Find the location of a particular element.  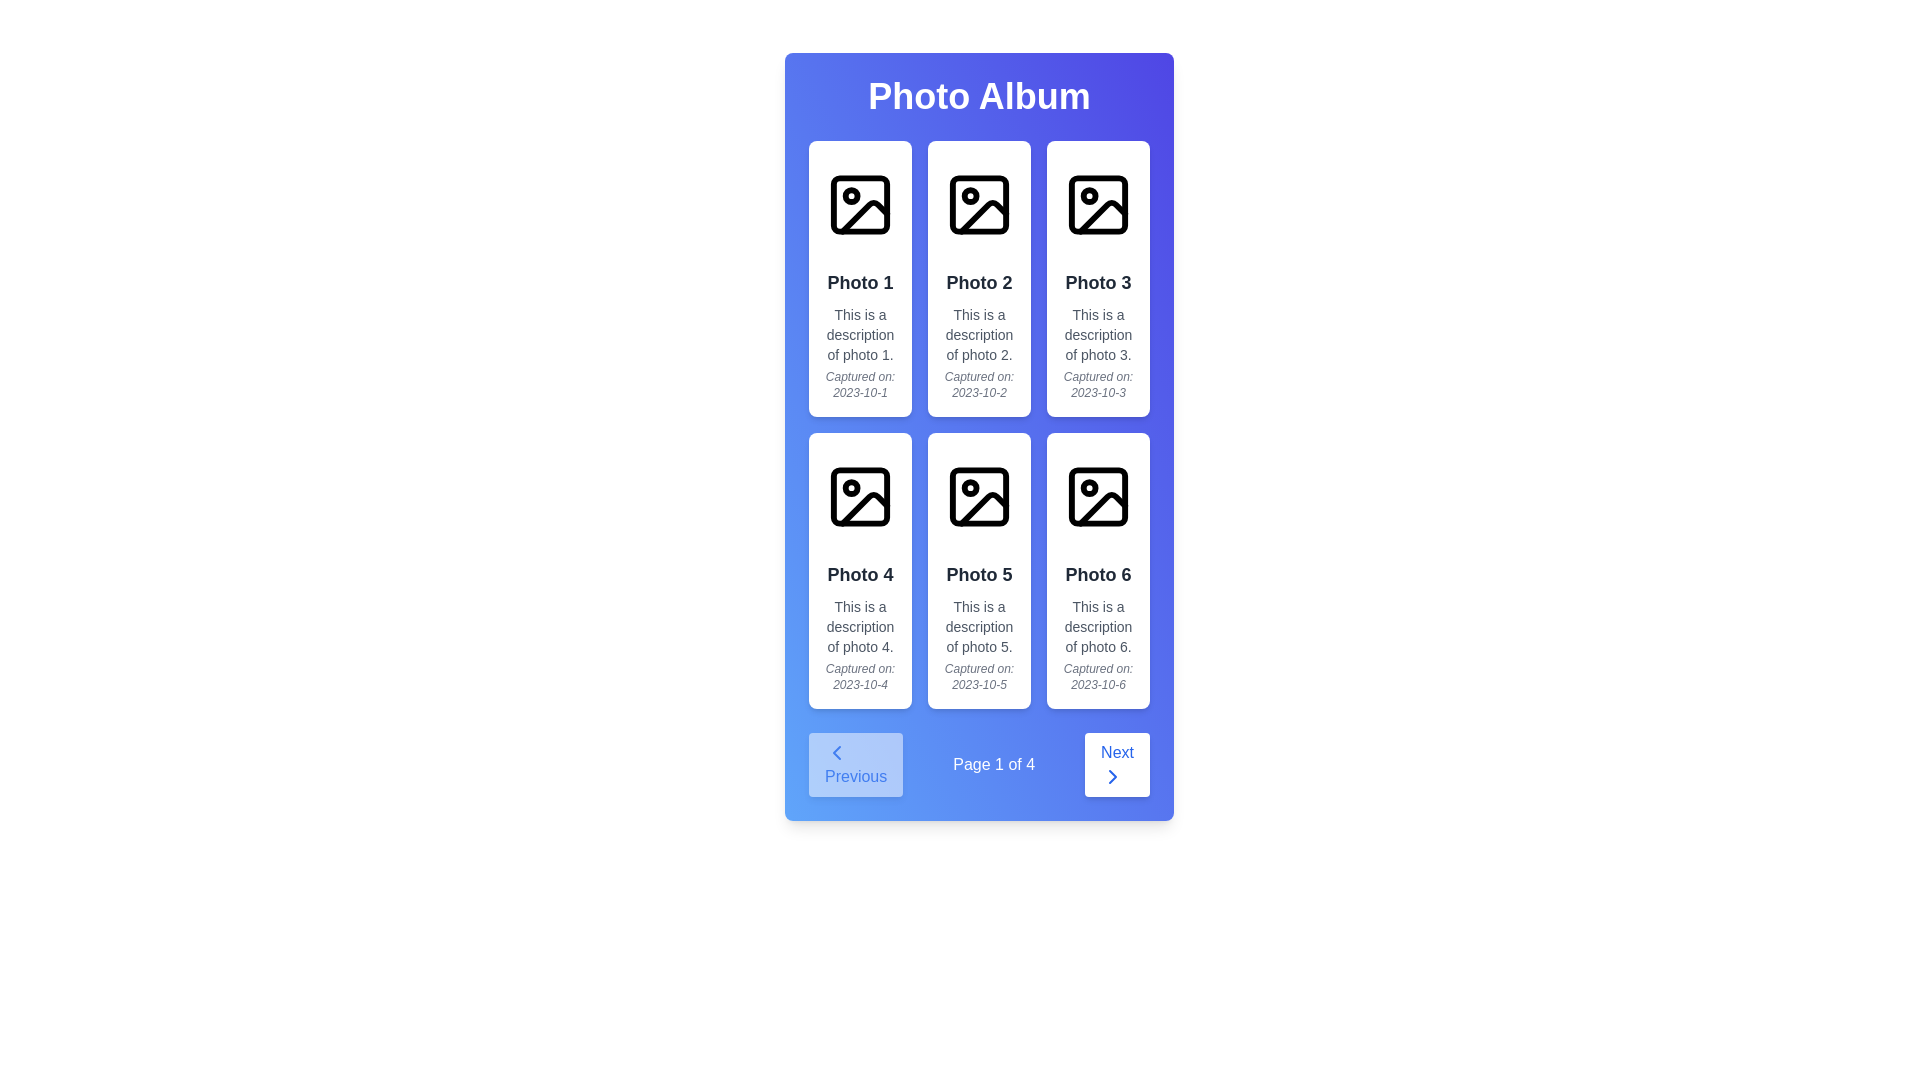

the third card in the last row of the grid, located in the bottom-right corner, which visually represents an image entry with a title, description, and creation date is located at coordinates (1097, 570).